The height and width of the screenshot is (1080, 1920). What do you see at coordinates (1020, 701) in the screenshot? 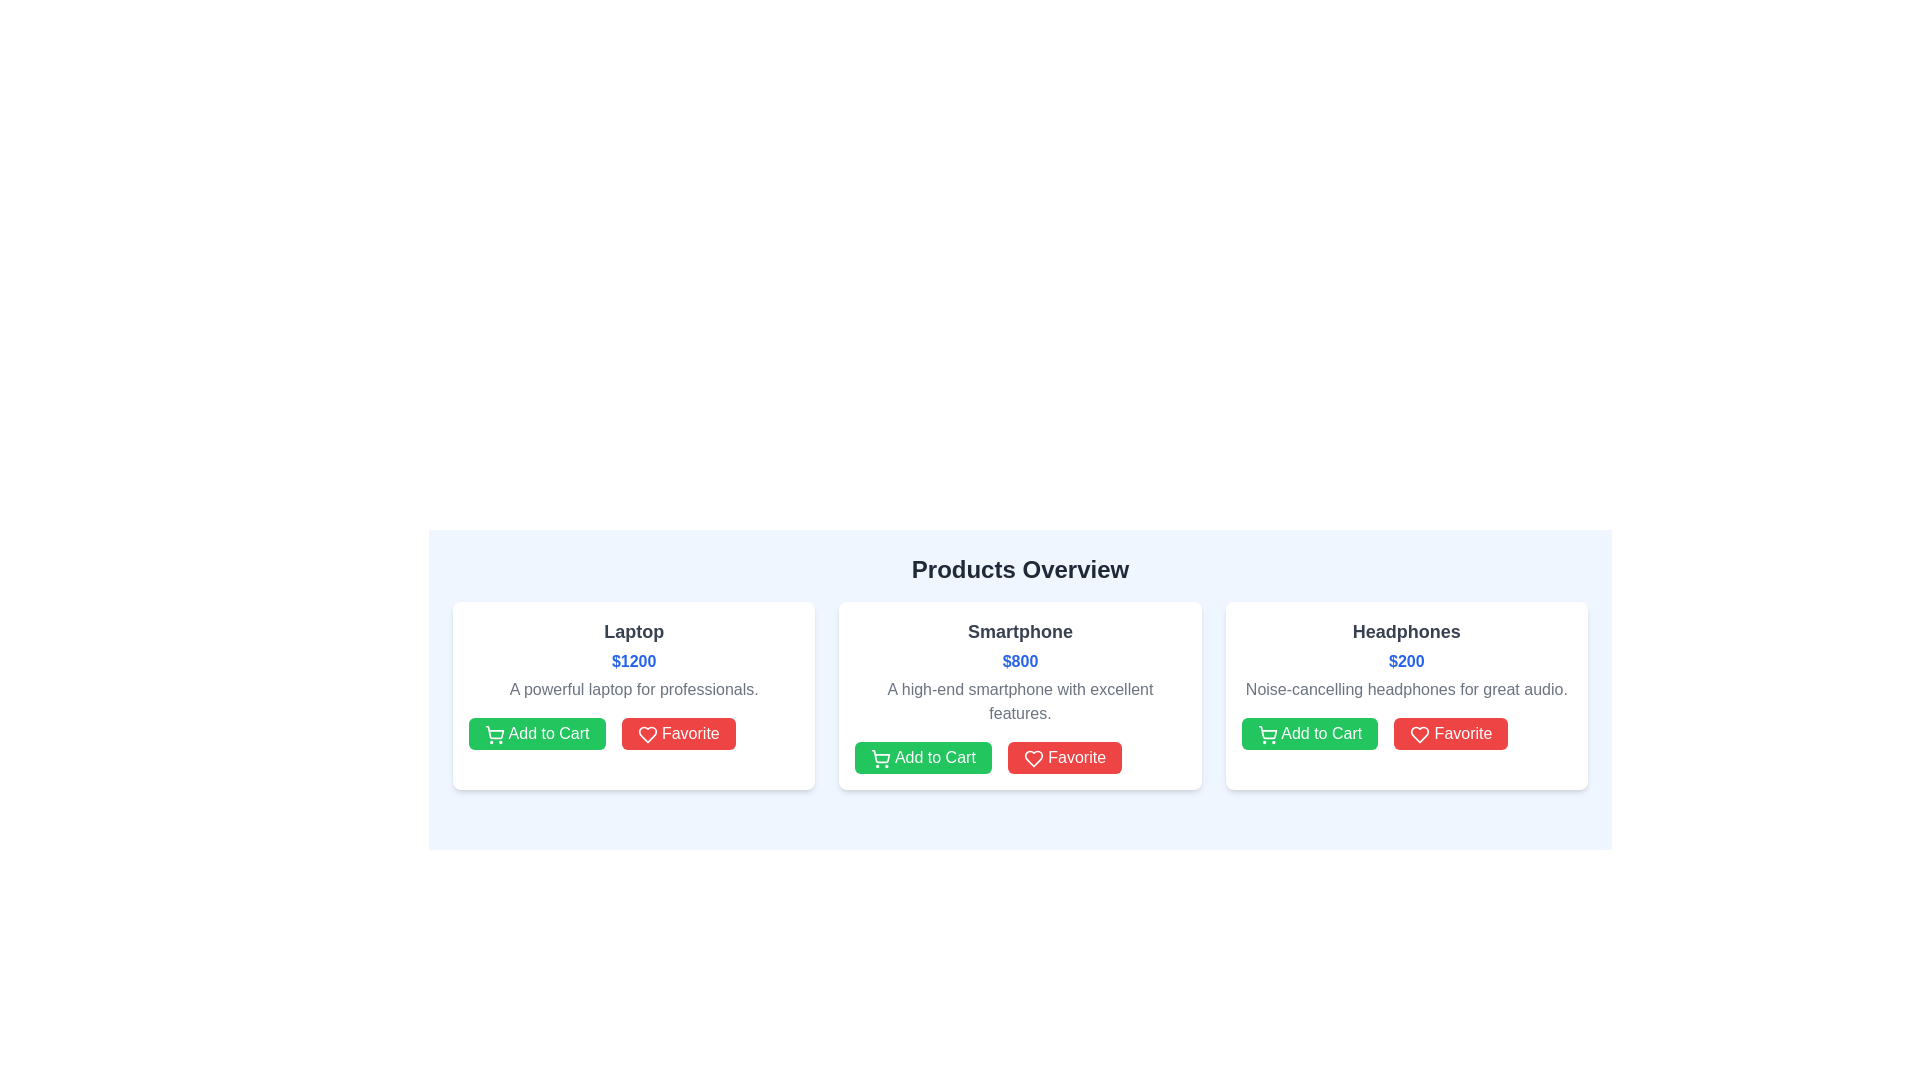
I see `the descriptive text label located within the card for the 'Smartphone' product, which is the third line beneath the price '$800.'` at bounding box center [1020, 701].